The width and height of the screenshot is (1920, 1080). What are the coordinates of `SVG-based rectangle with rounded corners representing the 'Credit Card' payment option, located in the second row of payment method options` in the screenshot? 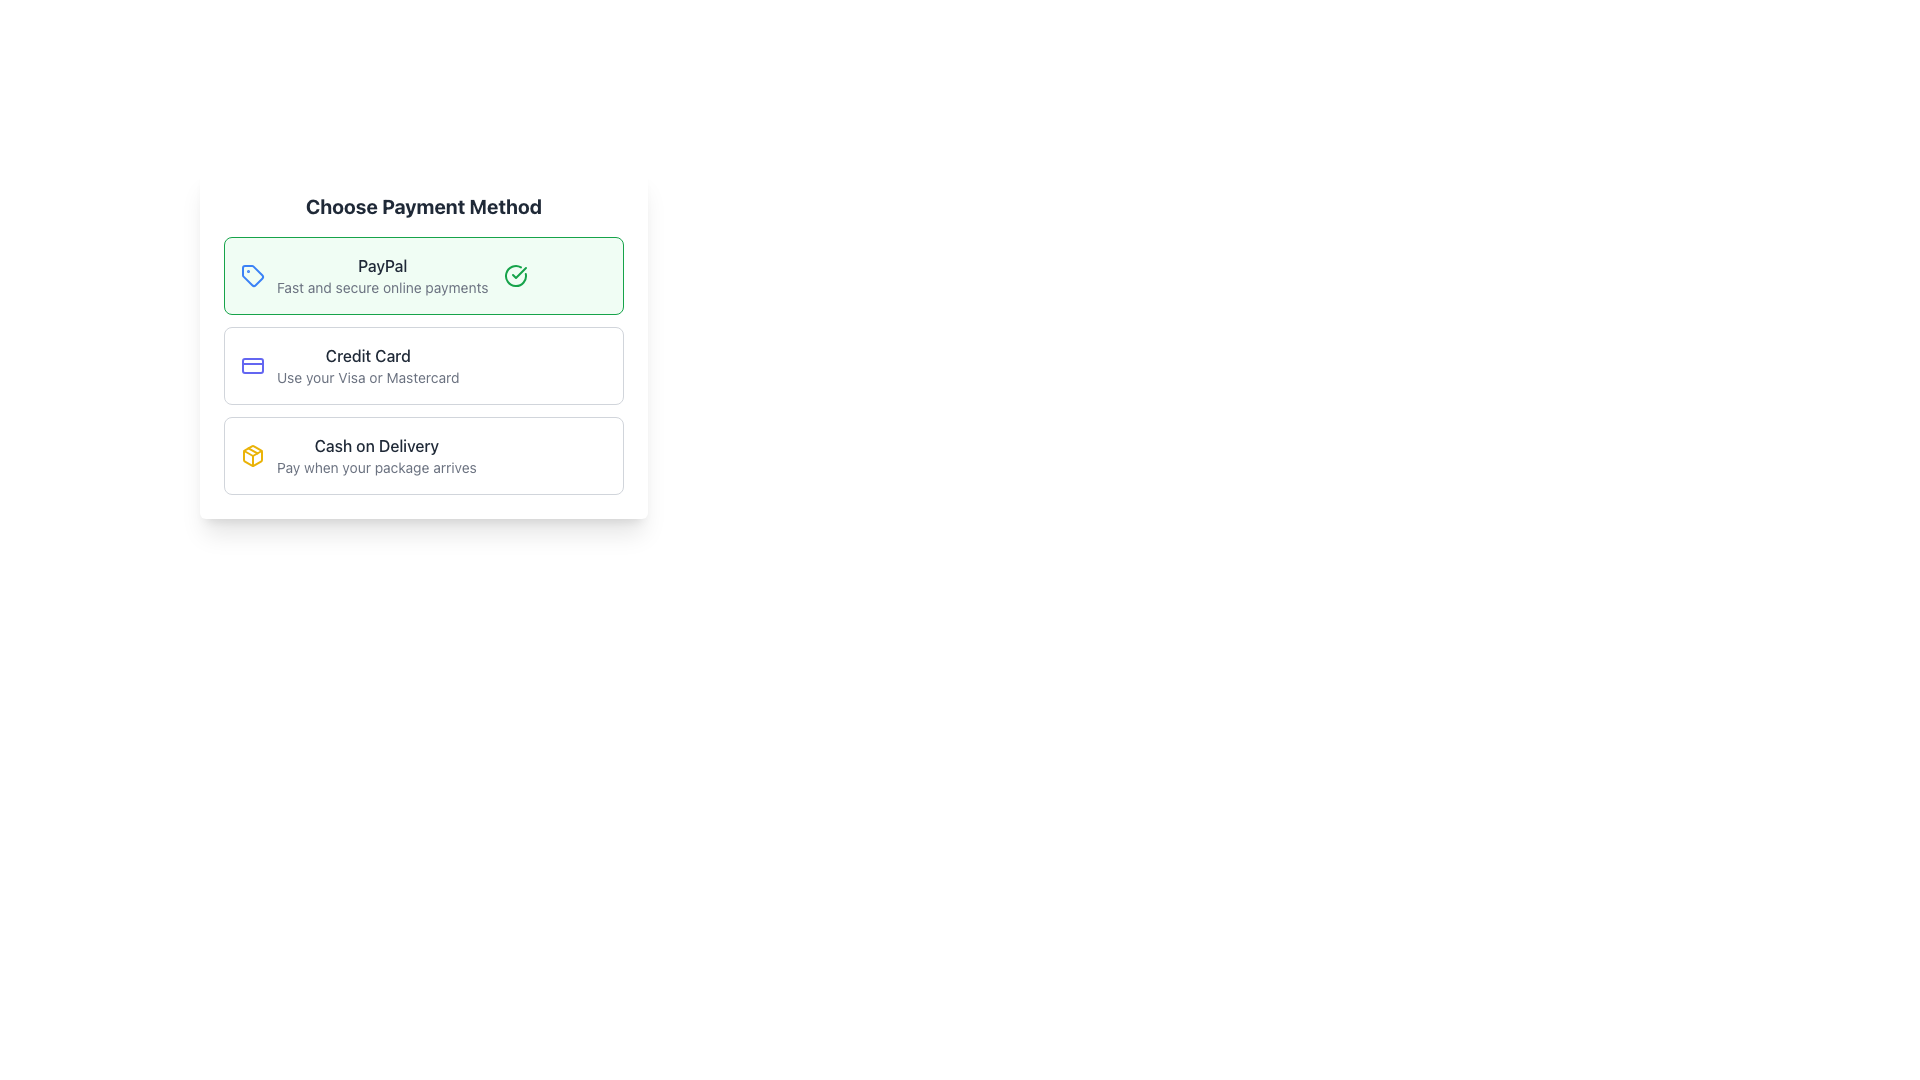 It's located at (252, 366).